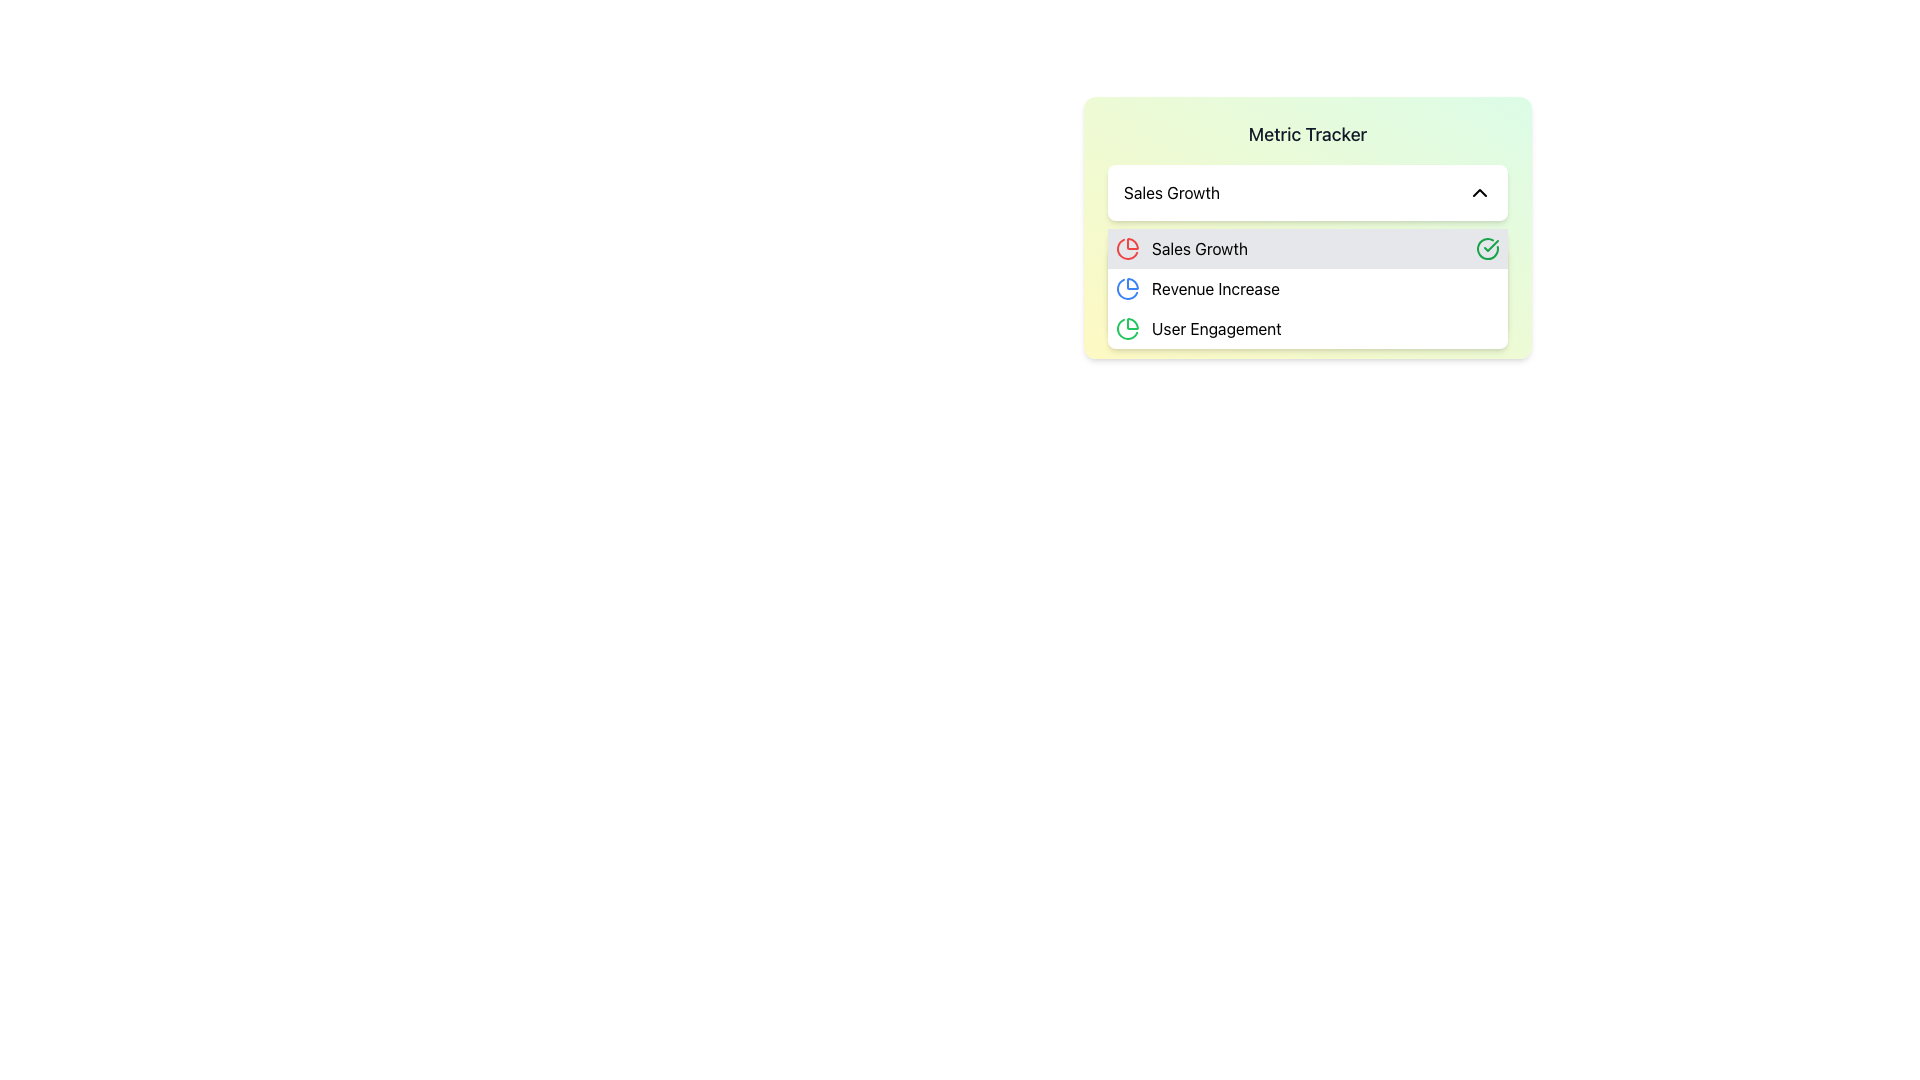 The width and height of the screenshot is (1920, 1080). Describe the element at coordinates (1128, 289) in the screenshot. I see `the pie chart icon with a blue fill color, located at the start of the row labeled 'Revenue Increase' in the 'Metric Tracker' section` at that location.